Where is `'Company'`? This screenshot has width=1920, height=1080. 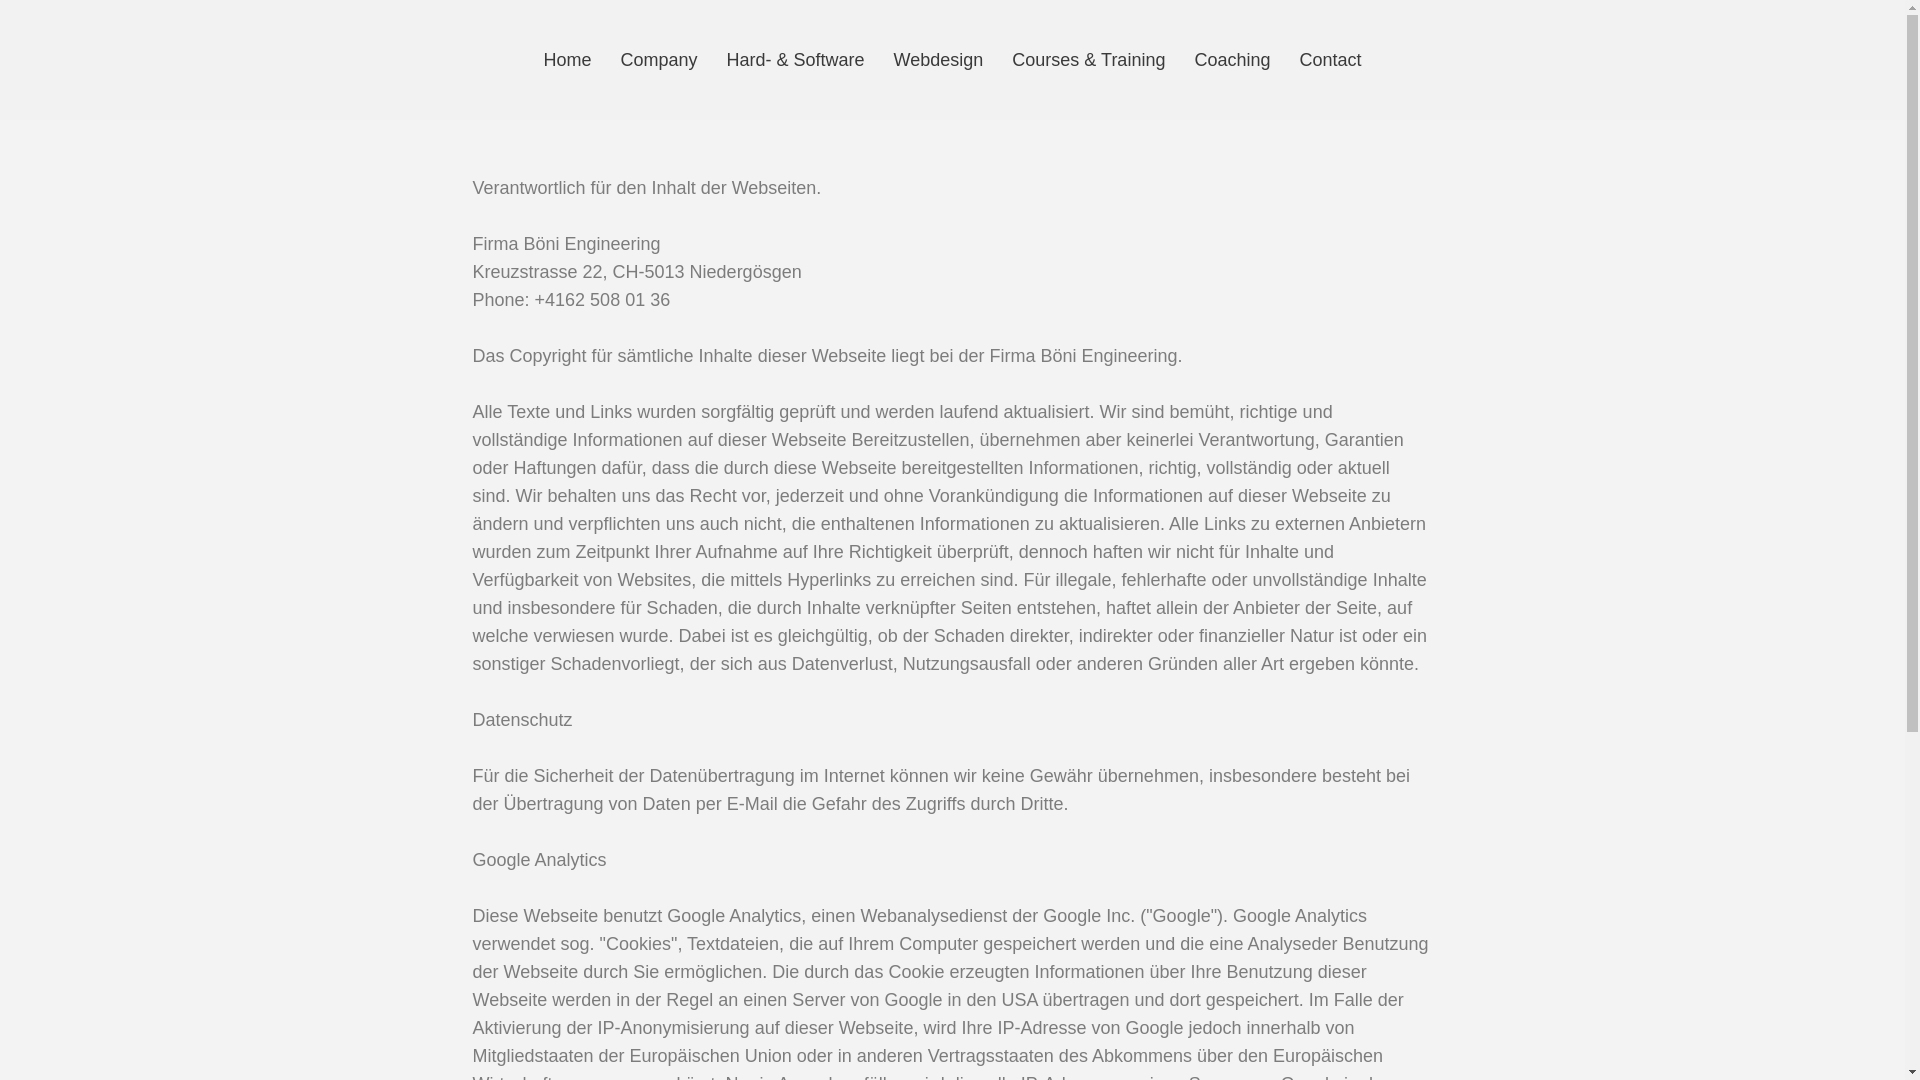
'Company' is located at coordinates (658, 59).